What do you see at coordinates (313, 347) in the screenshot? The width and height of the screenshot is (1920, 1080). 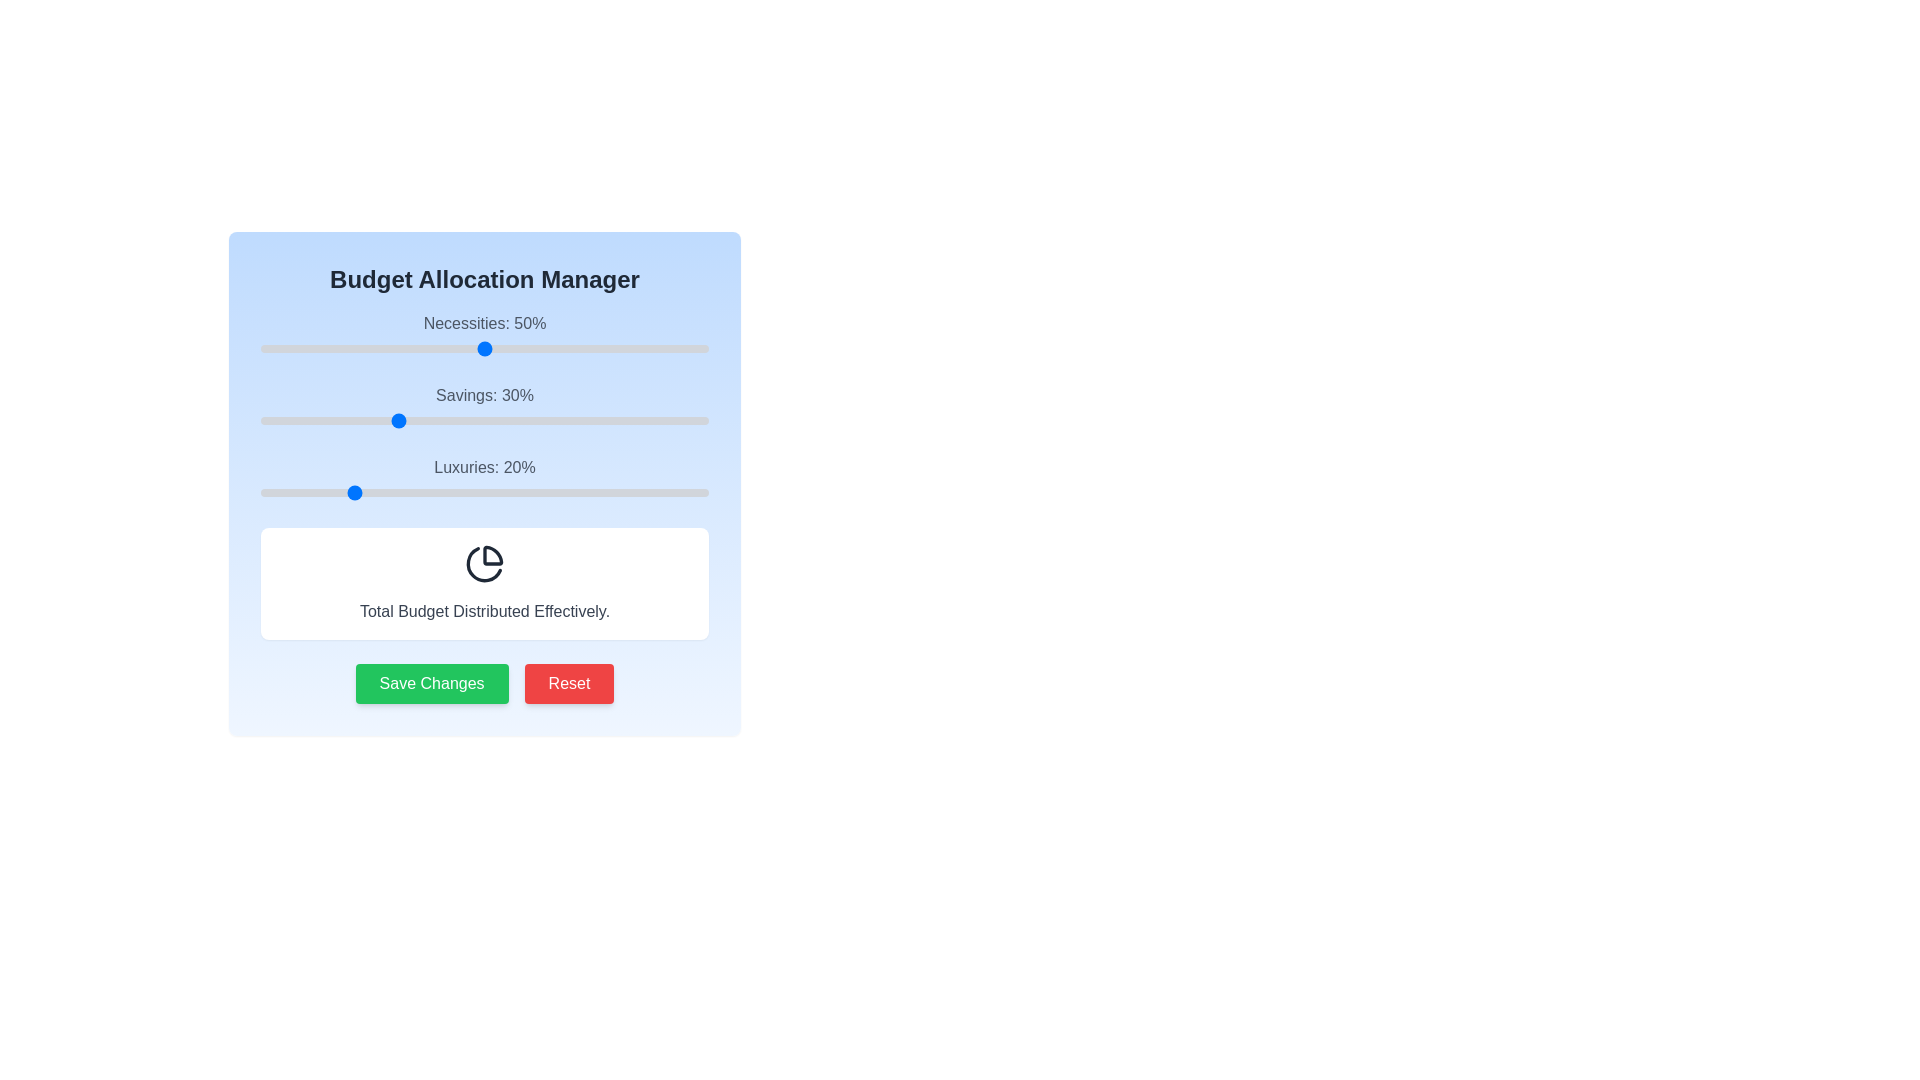 I see `the 'necessities' slider` at bounding box center [313, 347].